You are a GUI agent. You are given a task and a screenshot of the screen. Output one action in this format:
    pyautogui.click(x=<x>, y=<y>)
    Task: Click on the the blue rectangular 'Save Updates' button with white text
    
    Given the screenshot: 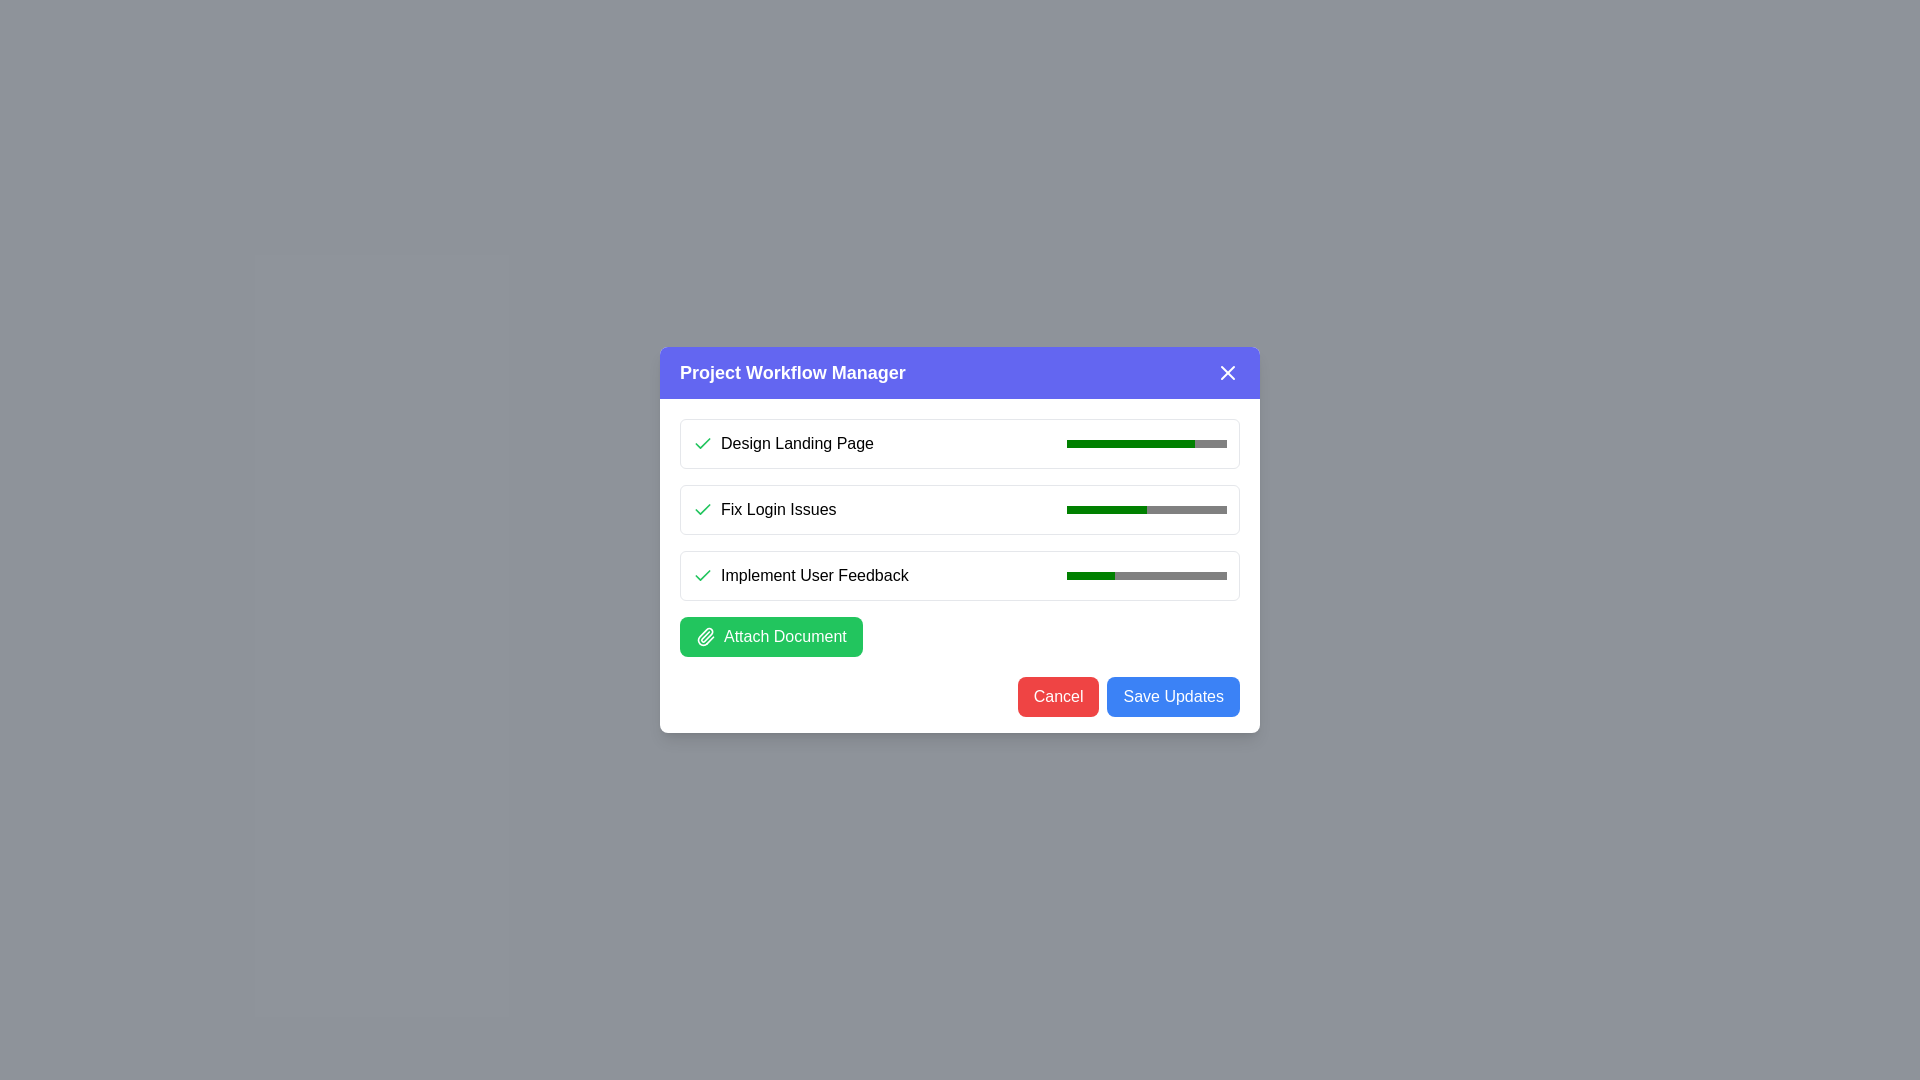 What is the action you would take?
    pyautogui.click(x=1173, y=696)
    